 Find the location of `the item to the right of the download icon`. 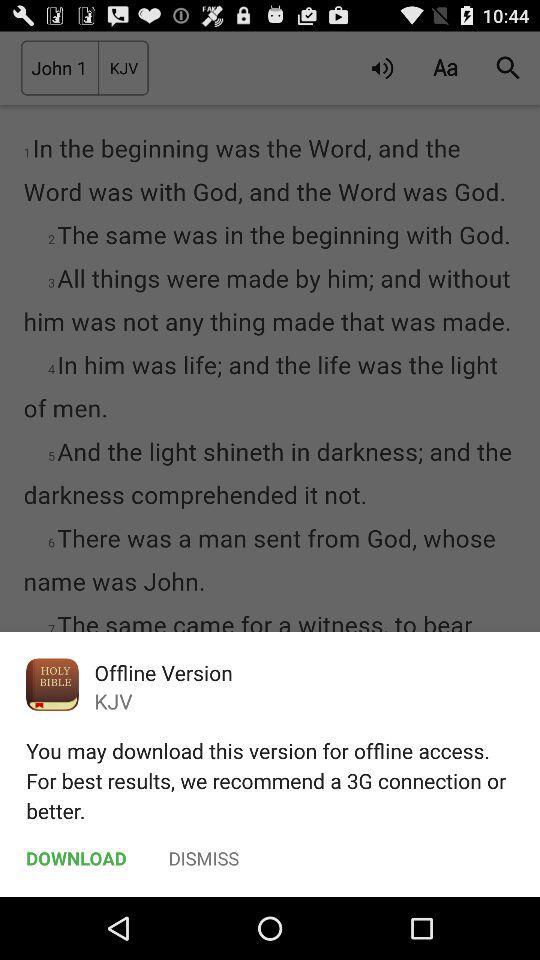

the item to the right of the download icon is located at coordinates (203, 857).